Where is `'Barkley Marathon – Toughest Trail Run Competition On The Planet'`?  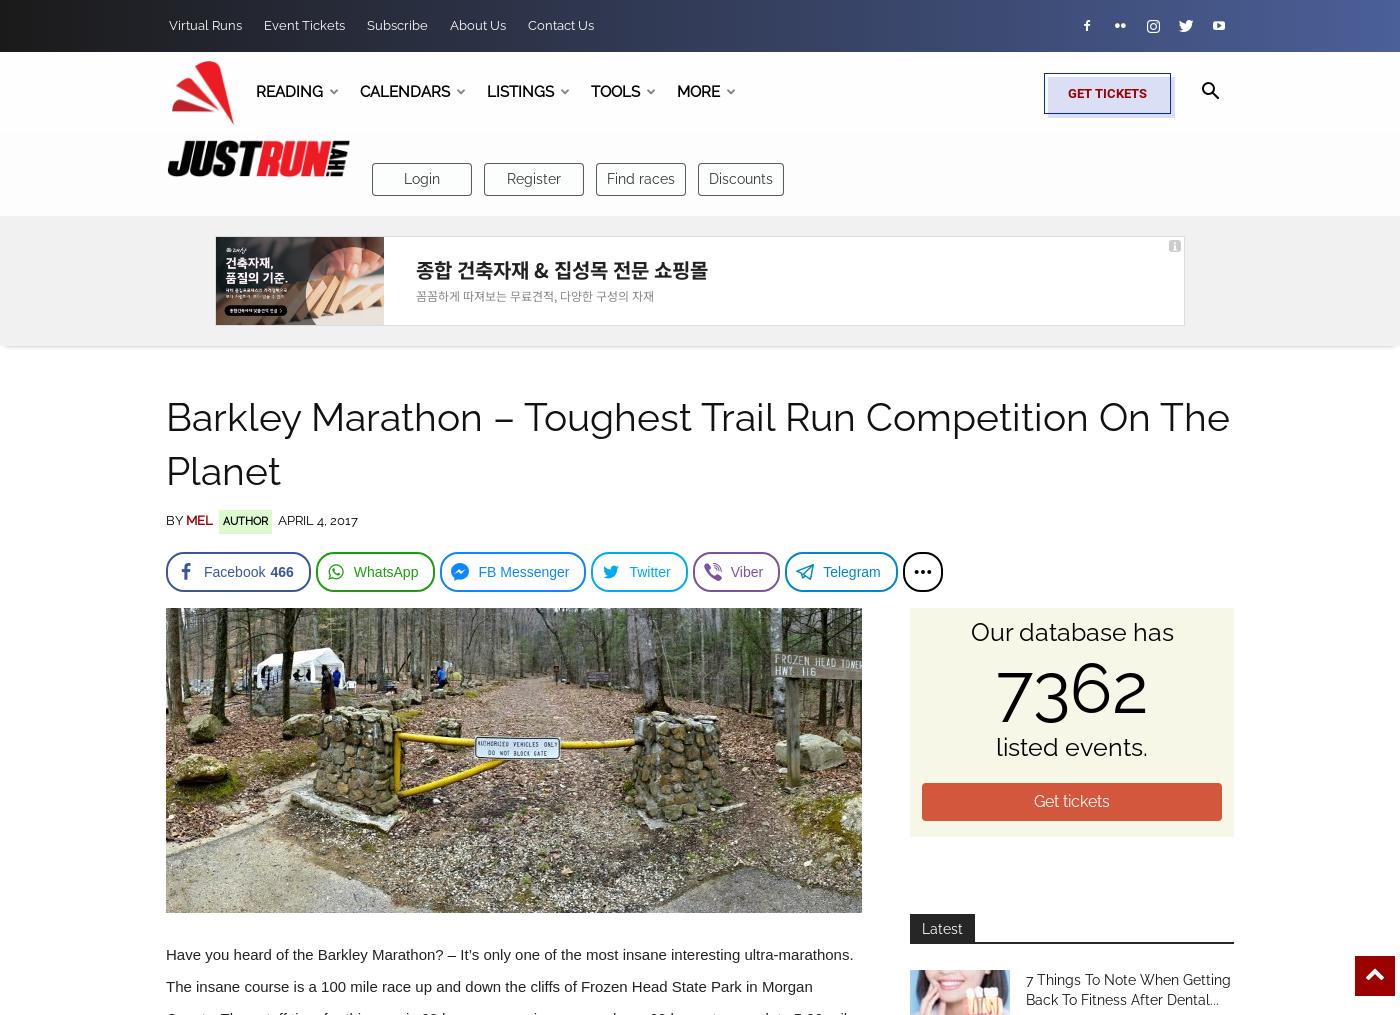
'Barkley Marathon – Toughest Trail Run Competition On The Planet' is located at coordinates (166, 442).